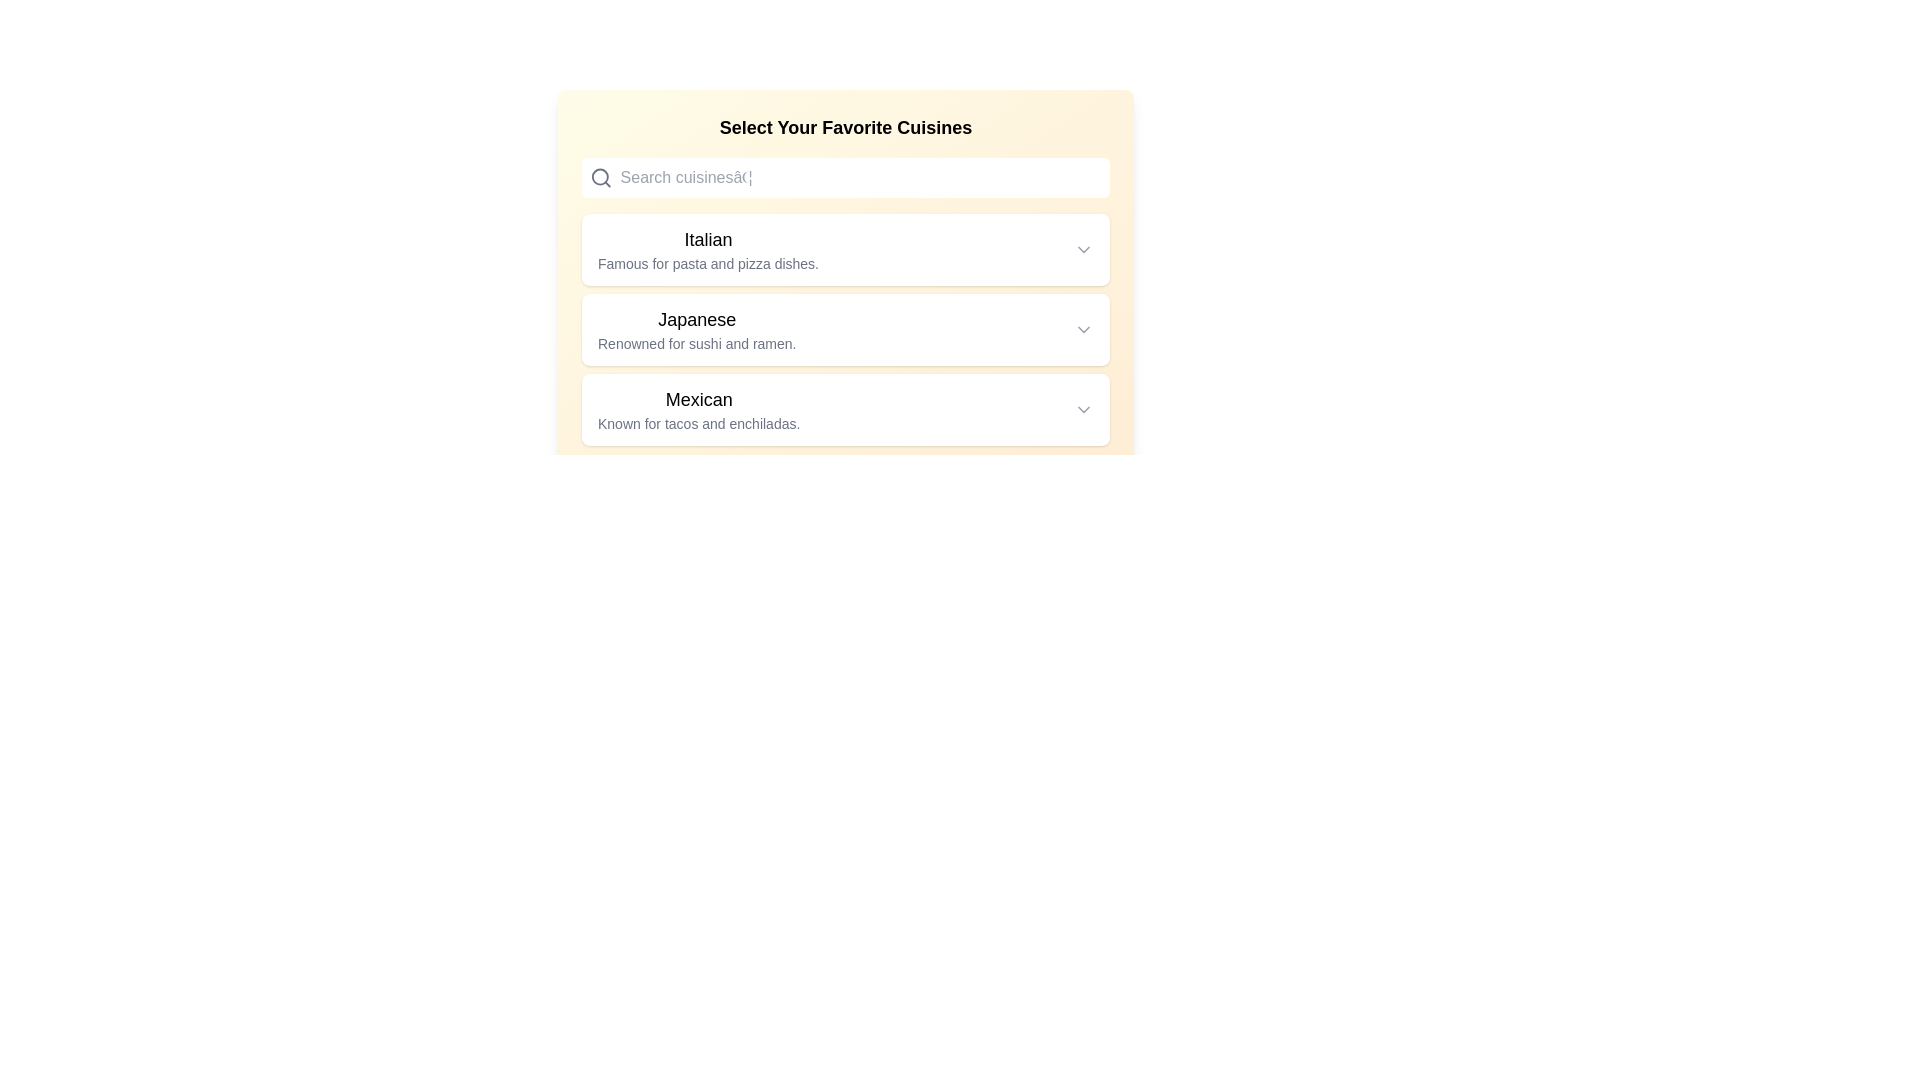 The image size is (1920, 1080). What do you see at coordinates (1083, 249) in the screenshot?
I see `the downward-pointing chevron icon that indicates a dropdown menu next to the 'Italian' option` at bounding box center [1083, 249].